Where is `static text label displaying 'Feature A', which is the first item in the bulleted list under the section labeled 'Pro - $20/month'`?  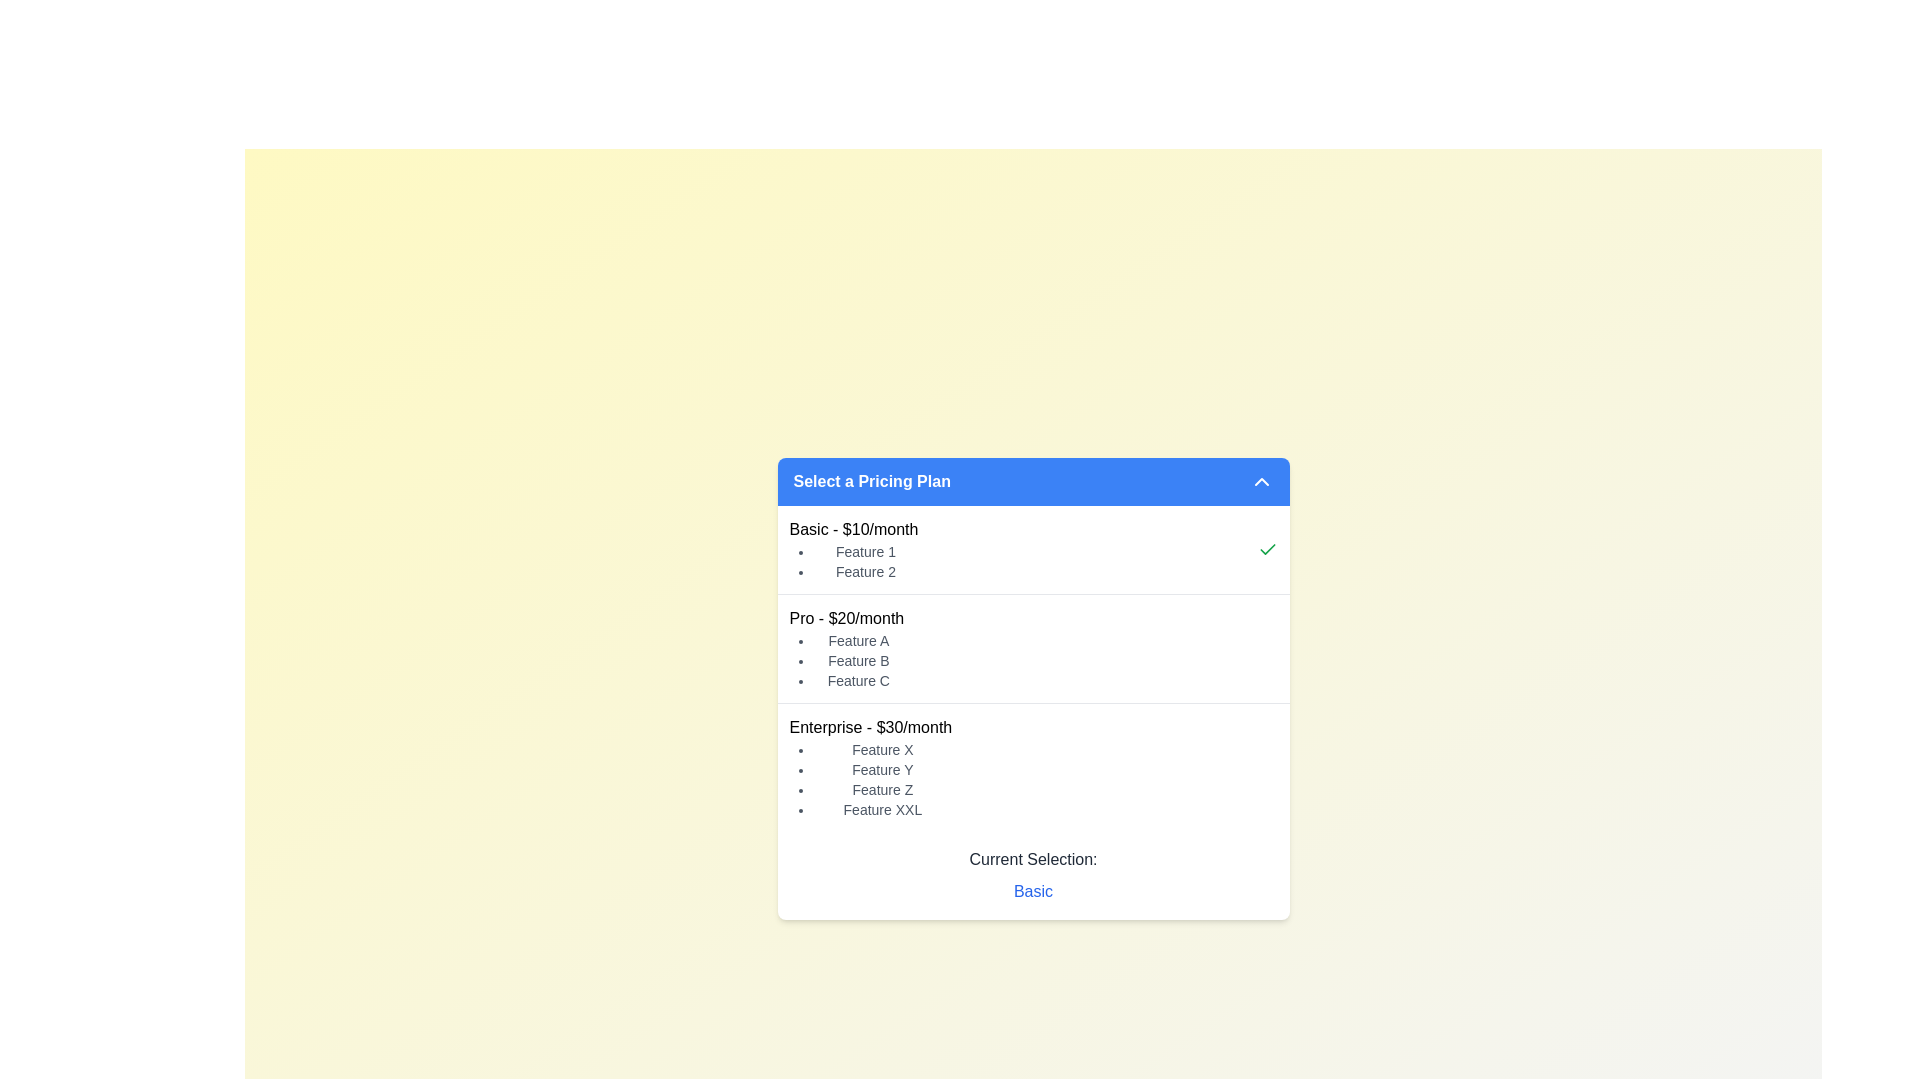
static text label displaying 'Feature A', which is the first item in the bulleted list under the section labeled 'Pro - $20/month' is located at coordinates (858, 640).